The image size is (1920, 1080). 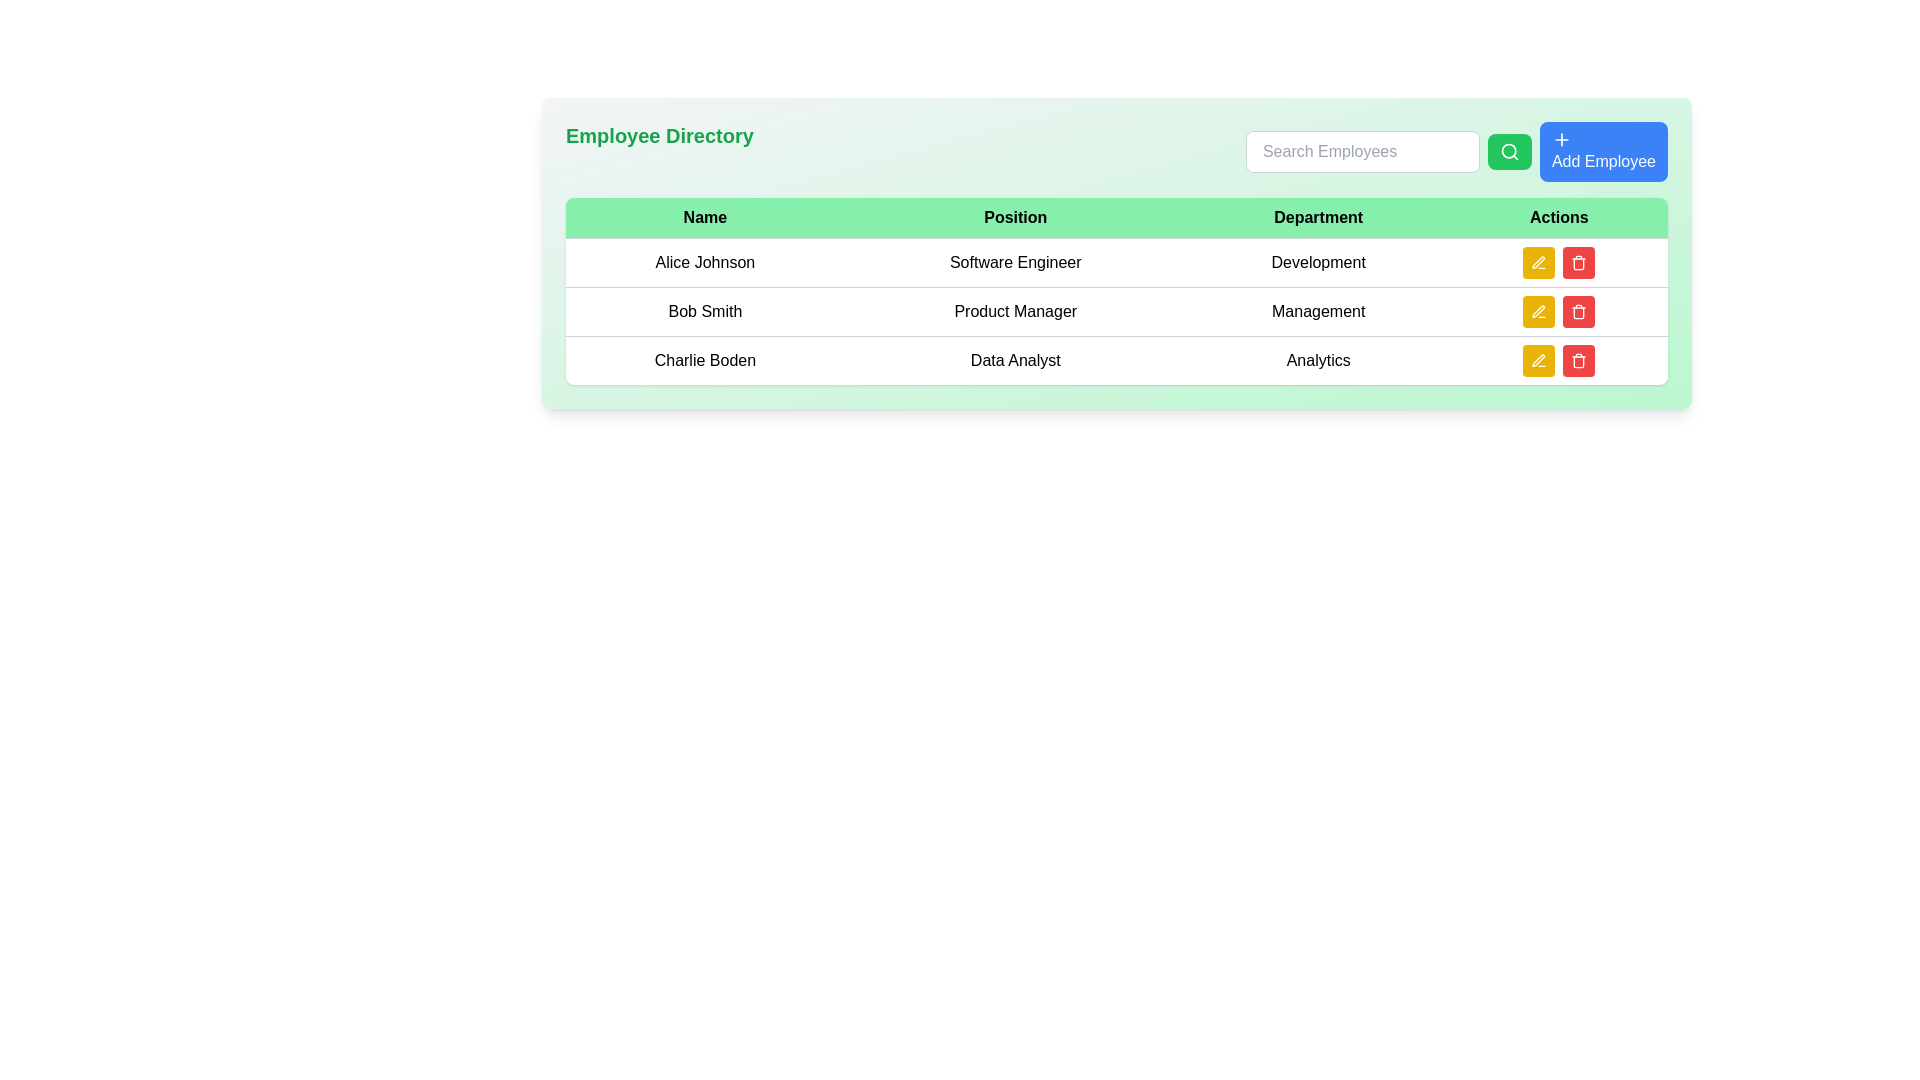 I want to click on the delete icon button in the Actions column of the table for the employee named 'Charlie Boden', so click(x=1578, y=361).